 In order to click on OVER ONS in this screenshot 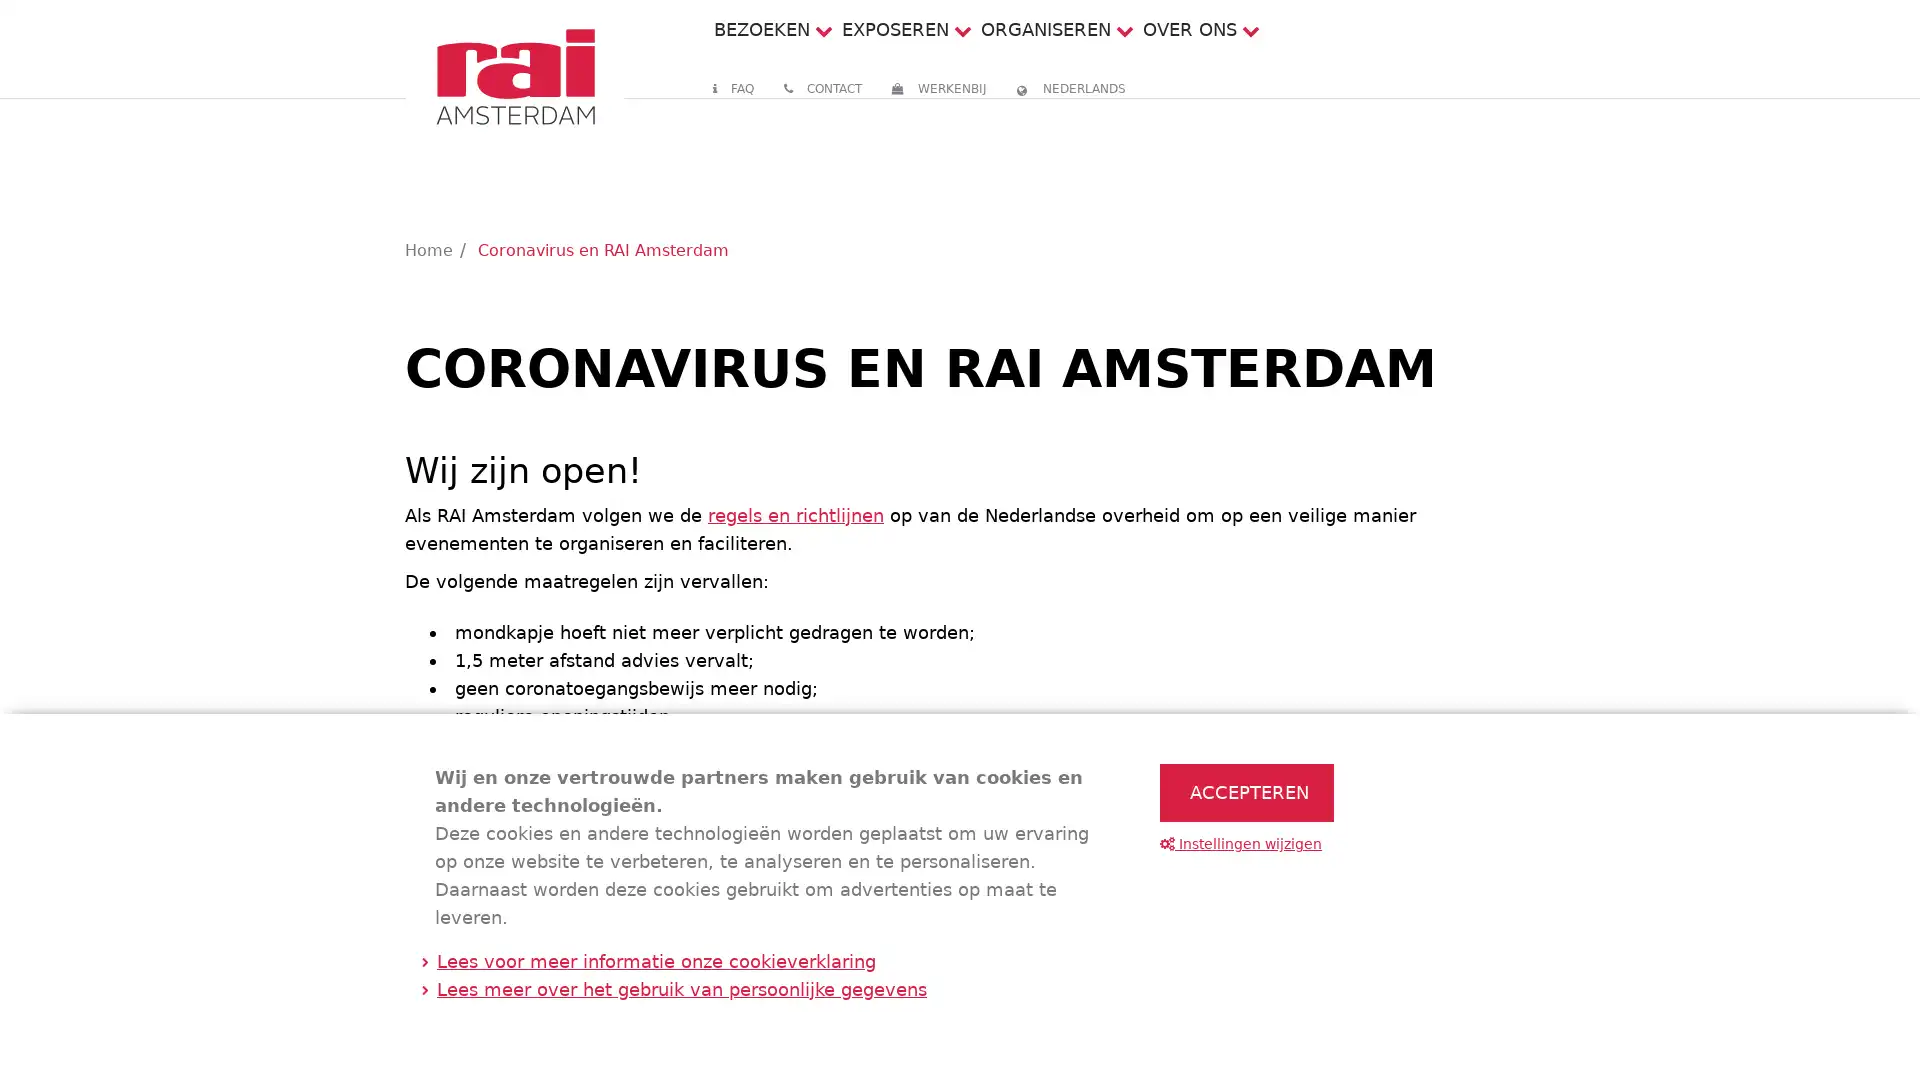, I will do `click(1189, 29)`.